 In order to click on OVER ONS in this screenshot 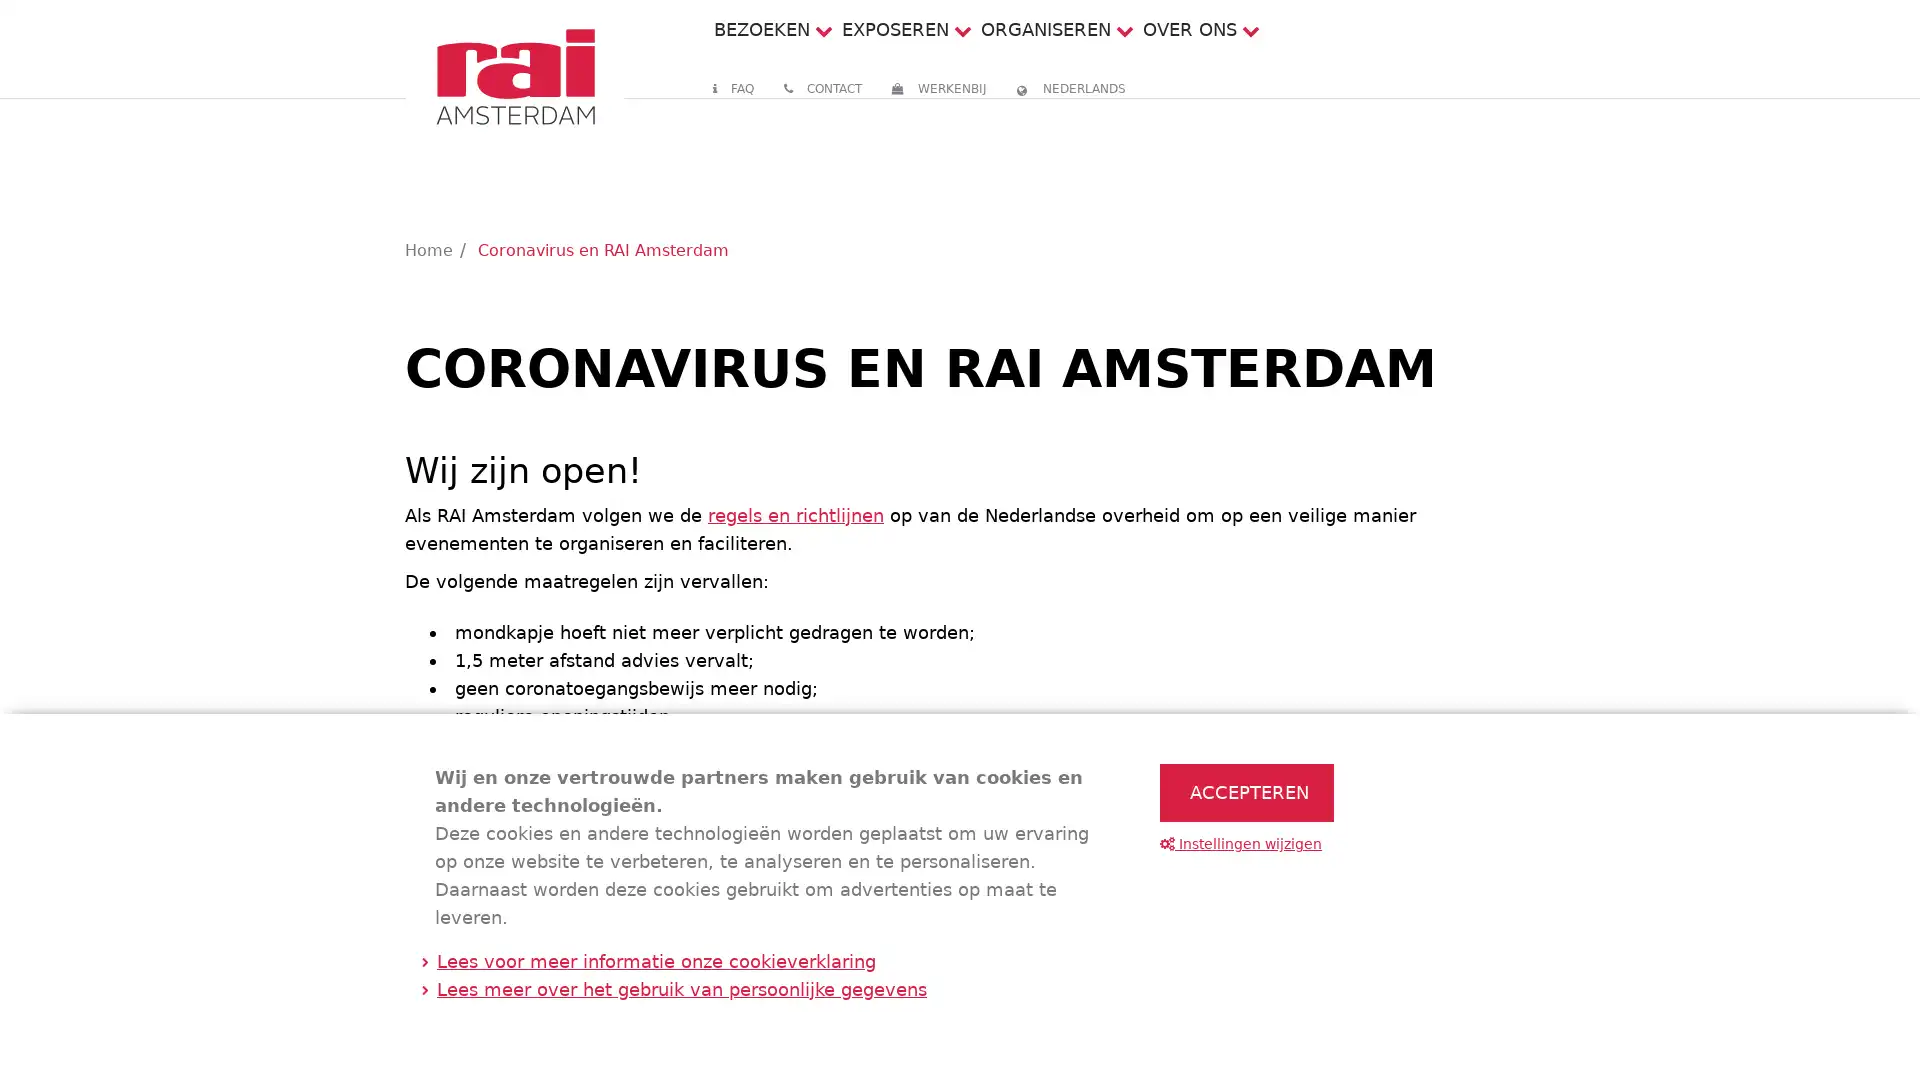, I will do `click(1189, 29)`.